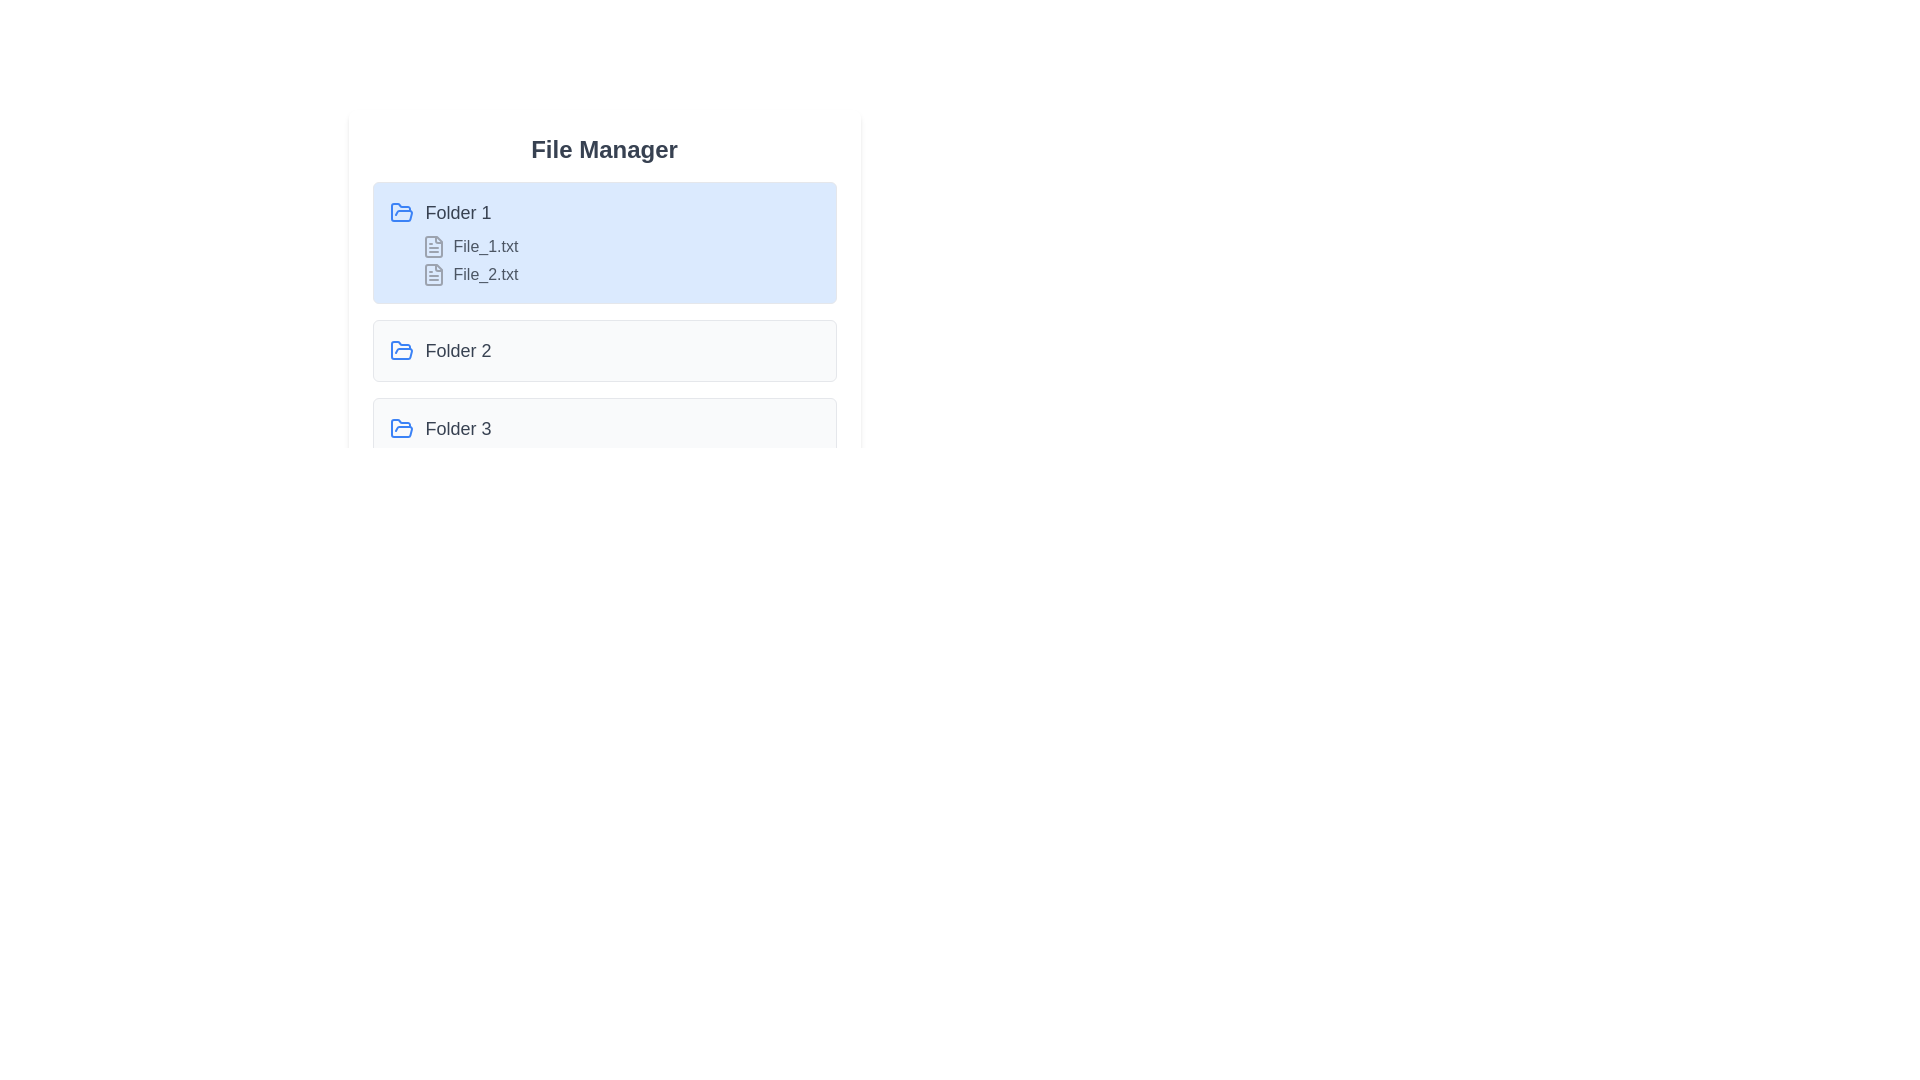  What do you see at coordinates (619, 245) in the screenshot?
I see `the file entry labeled 'File_1.txt' which is represented by a file icon and is the first entry under the folder 'Folder 1'` at bounding box center [619, 245].